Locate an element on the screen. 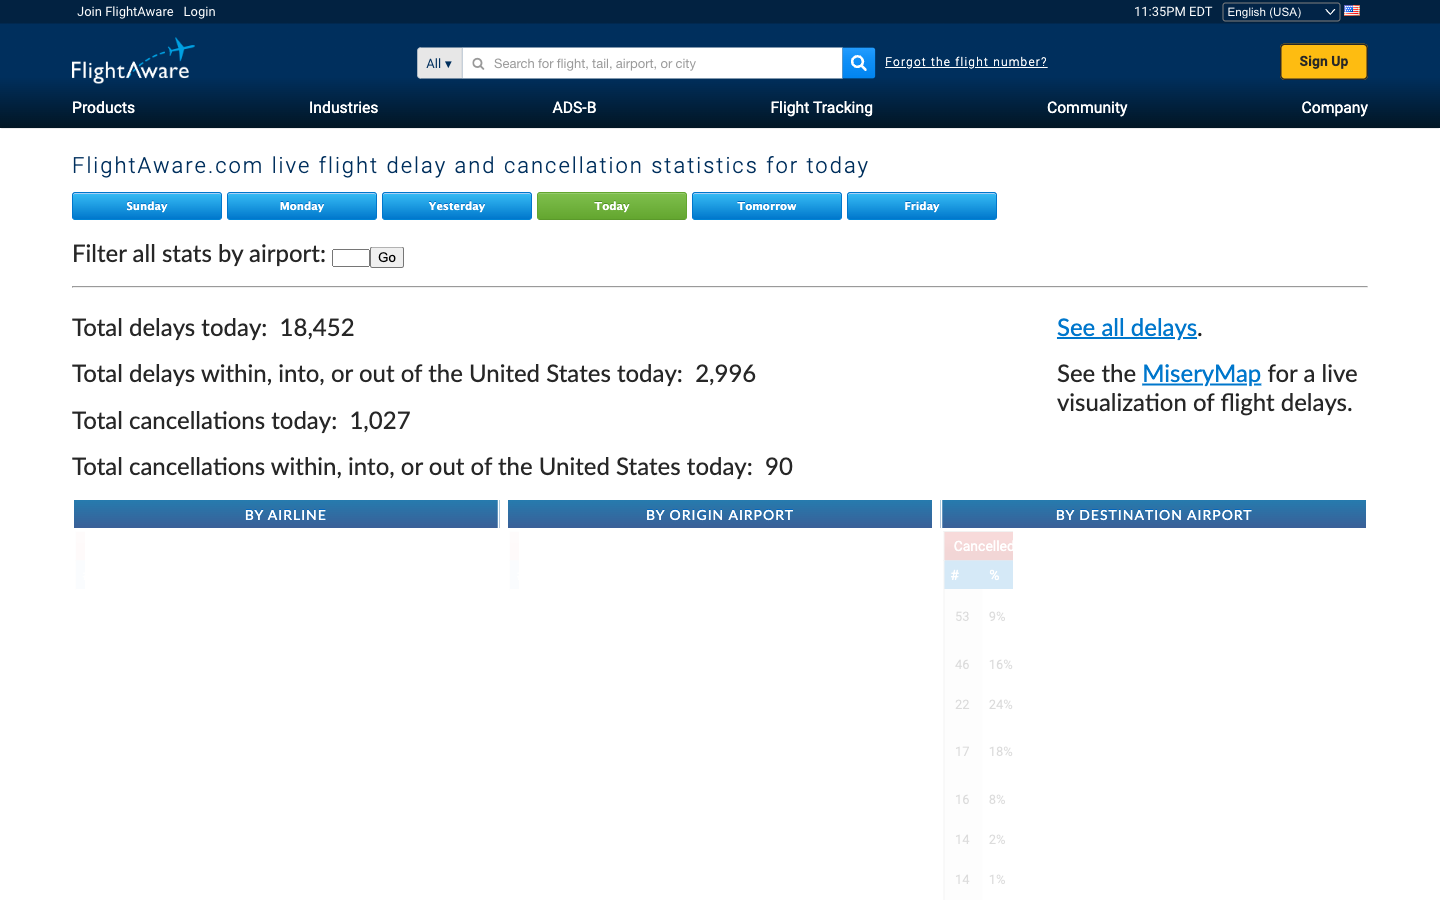  "forgot flight number" option is located at coordinates (965, 61).